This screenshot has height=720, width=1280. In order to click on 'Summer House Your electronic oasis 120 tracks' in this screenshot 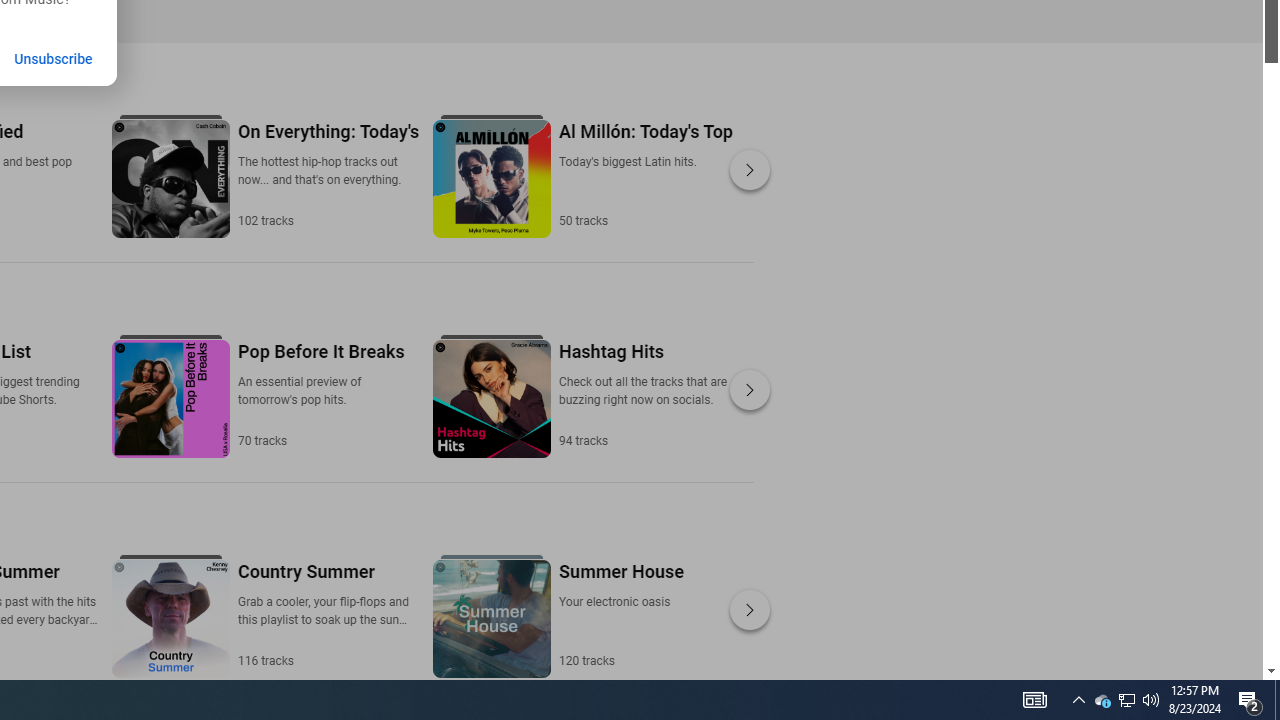, I will do `click(619, 613)`.